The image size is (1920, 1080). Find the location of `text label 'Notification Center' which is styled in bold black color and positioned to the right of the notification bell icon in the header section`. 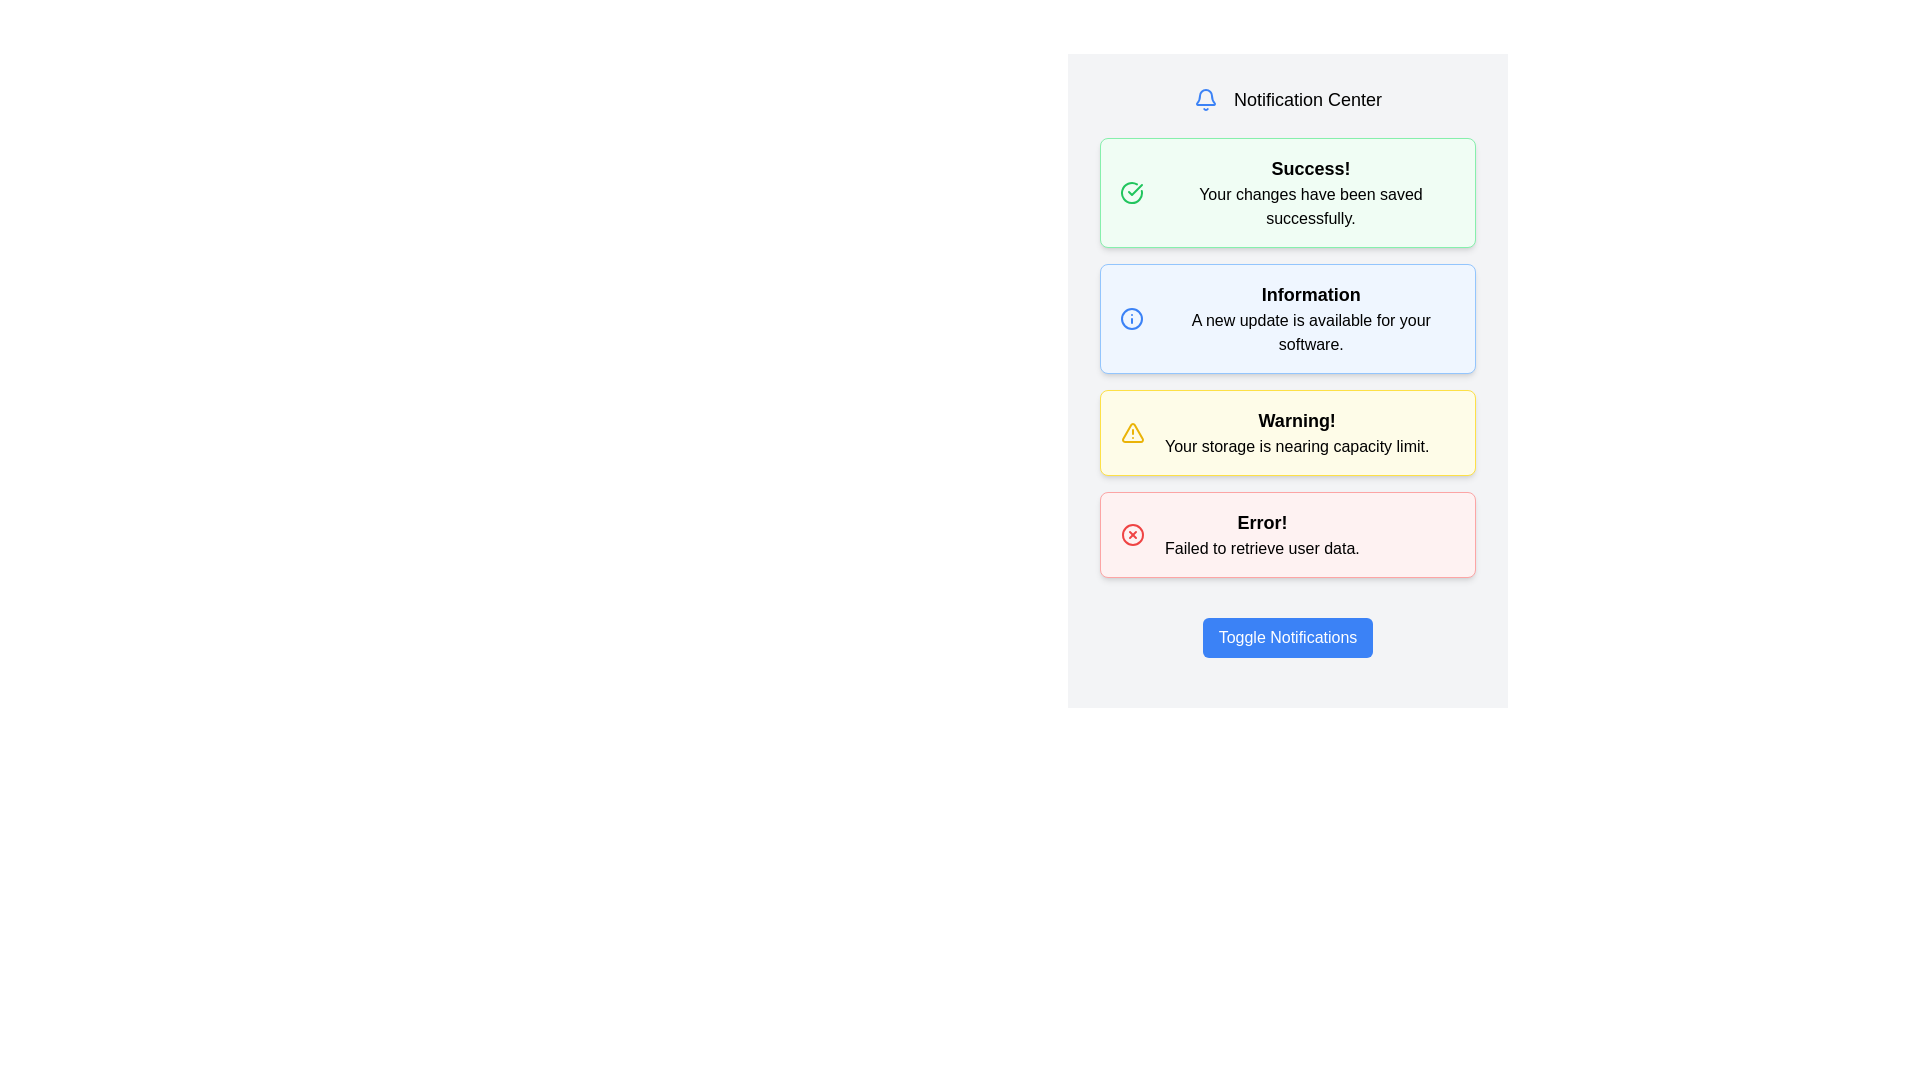

text label 'Notification Center' which is styled in bold black color and positioned to the right of the notification bell icon in the header section is located at coordinates (1307, 100).